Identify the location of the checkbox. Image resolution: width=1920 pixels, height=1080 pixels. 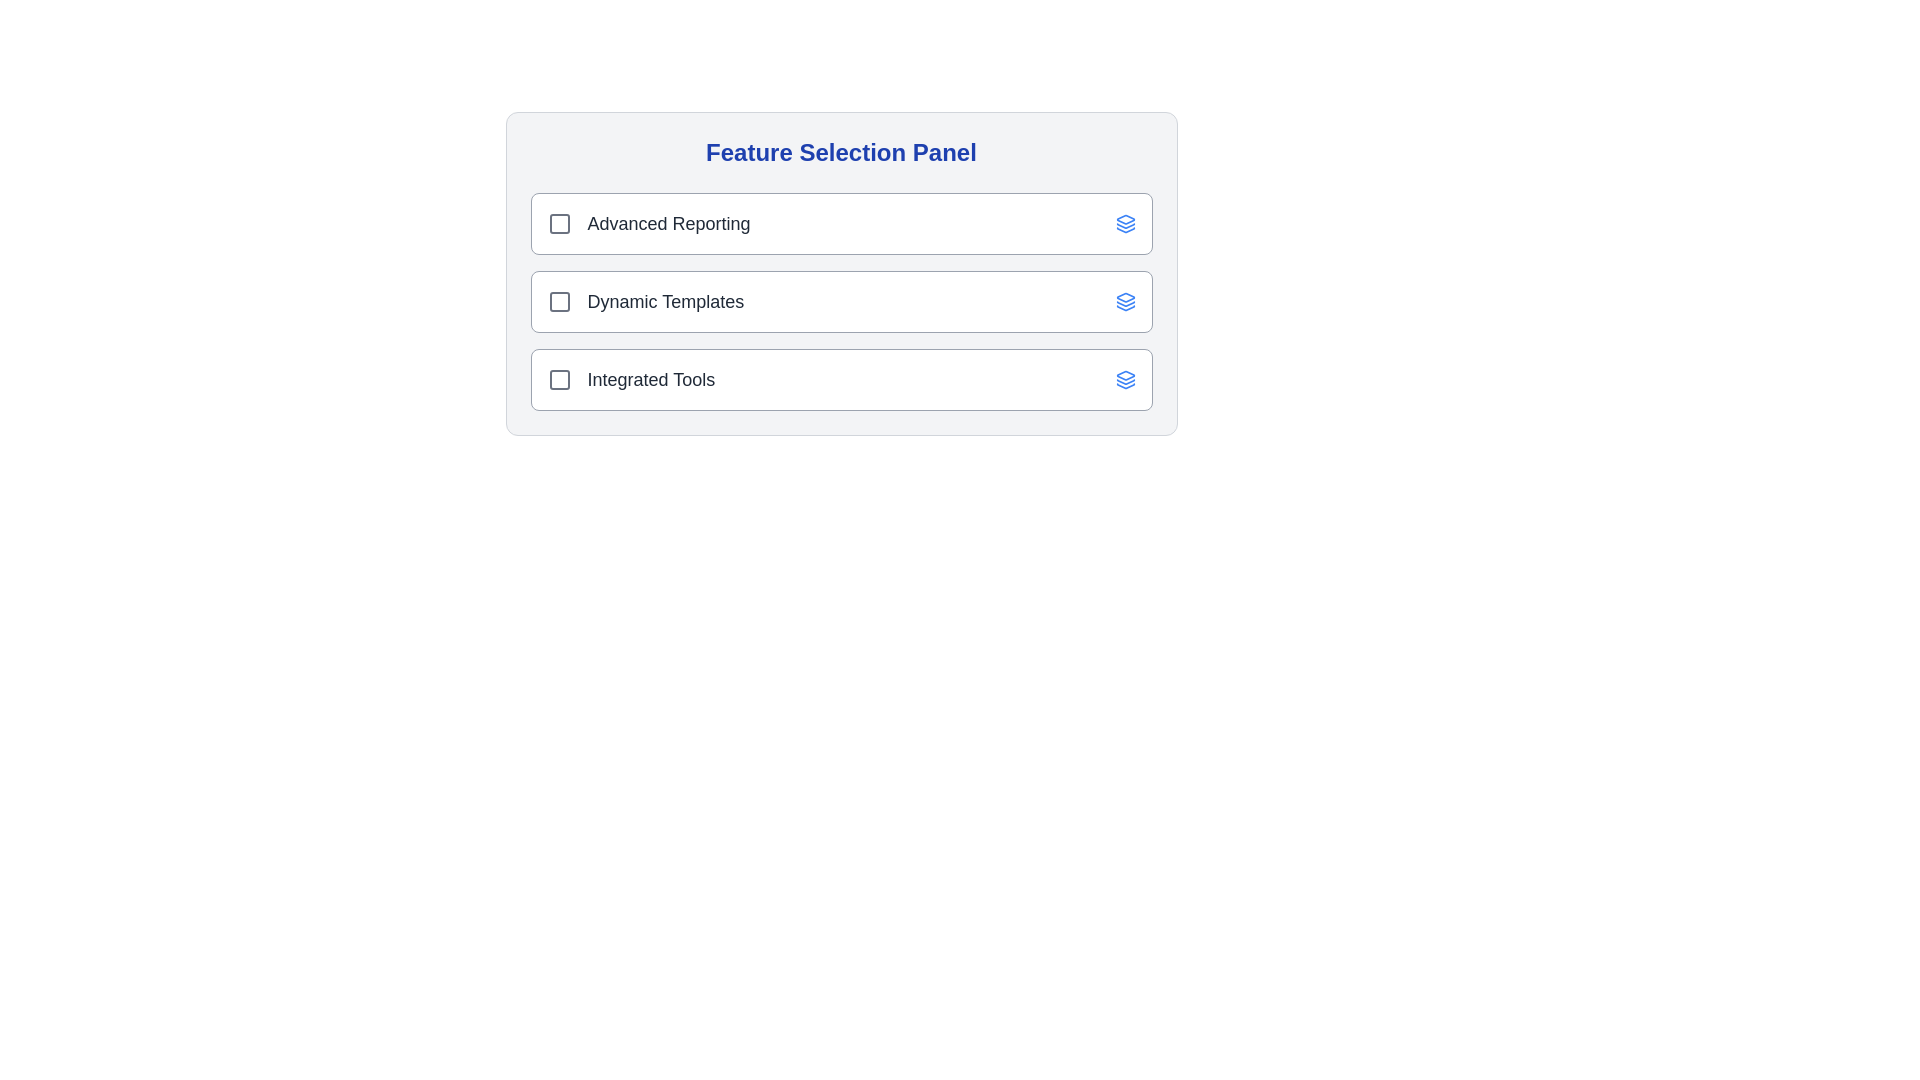
(559, 301).